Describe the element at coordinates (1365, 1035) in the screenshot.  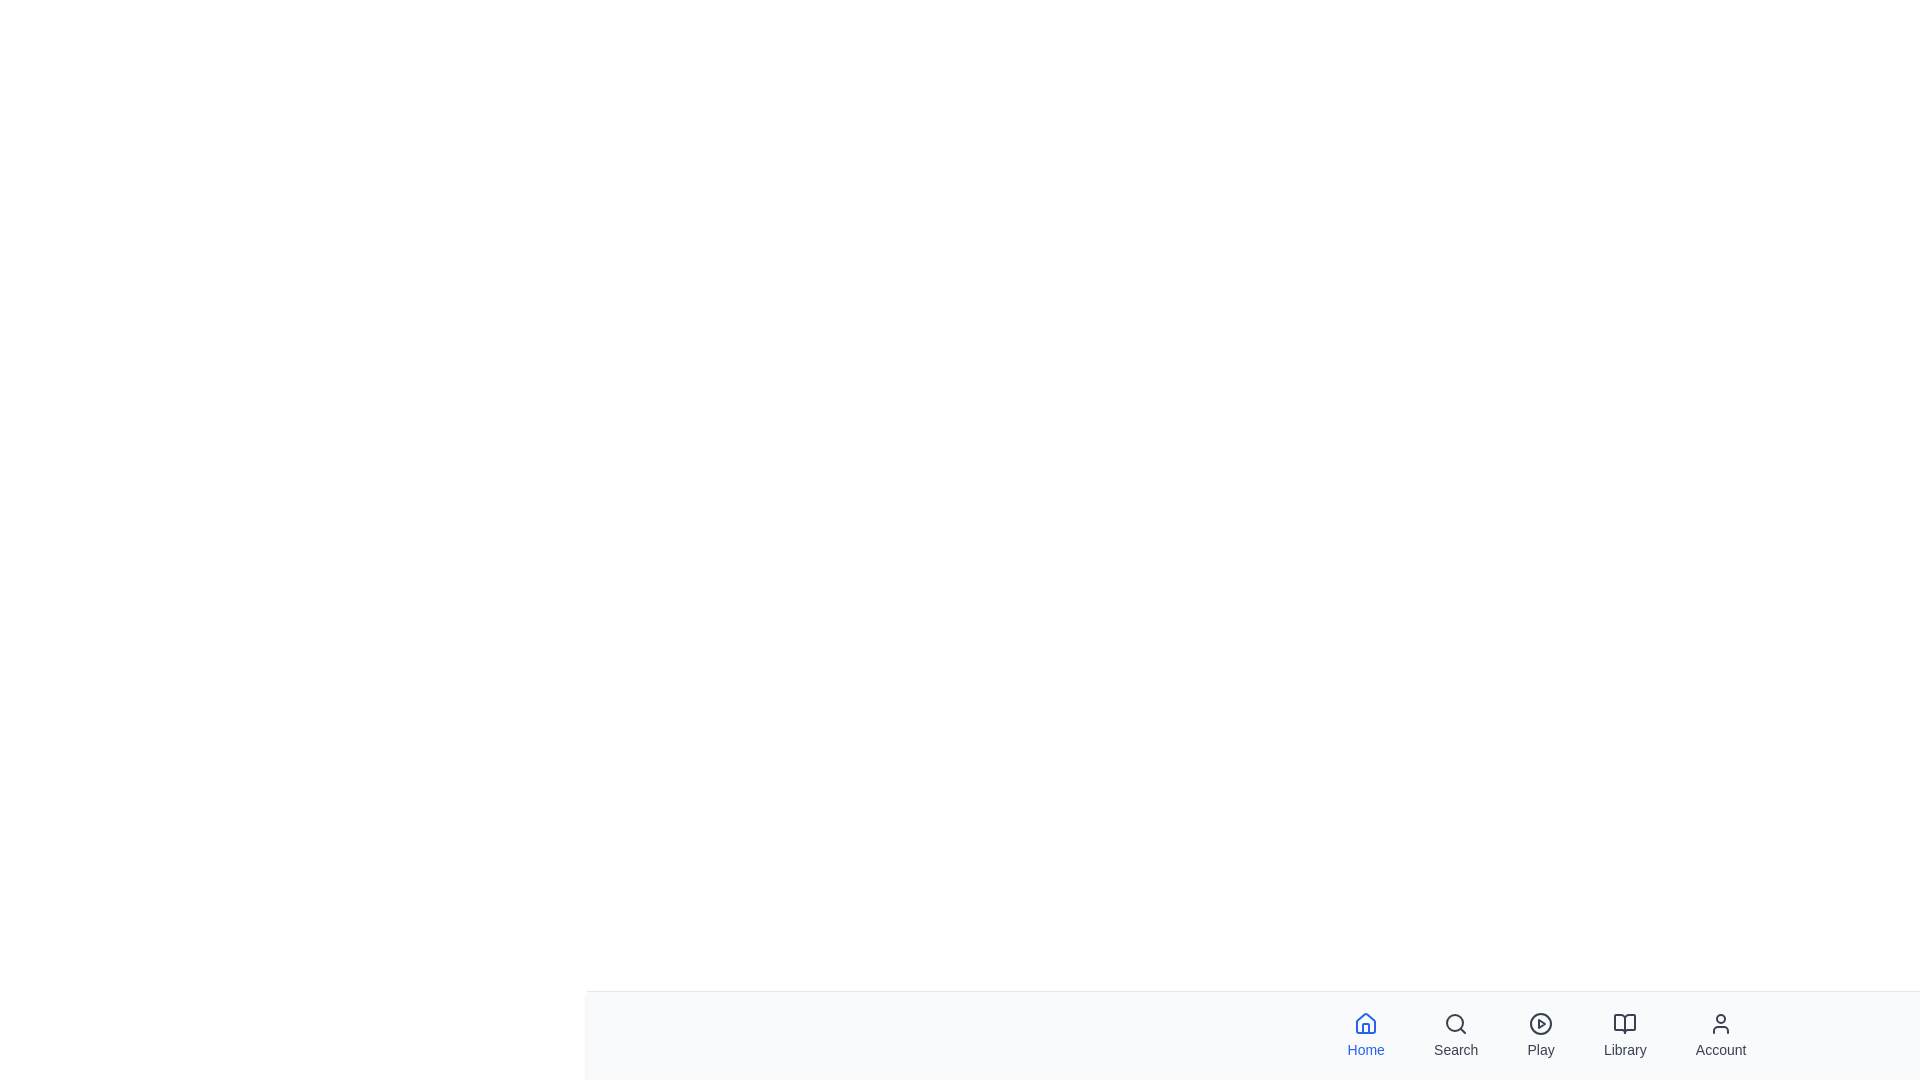
I see `the Home tab in the bottom navigation bar` at that location.